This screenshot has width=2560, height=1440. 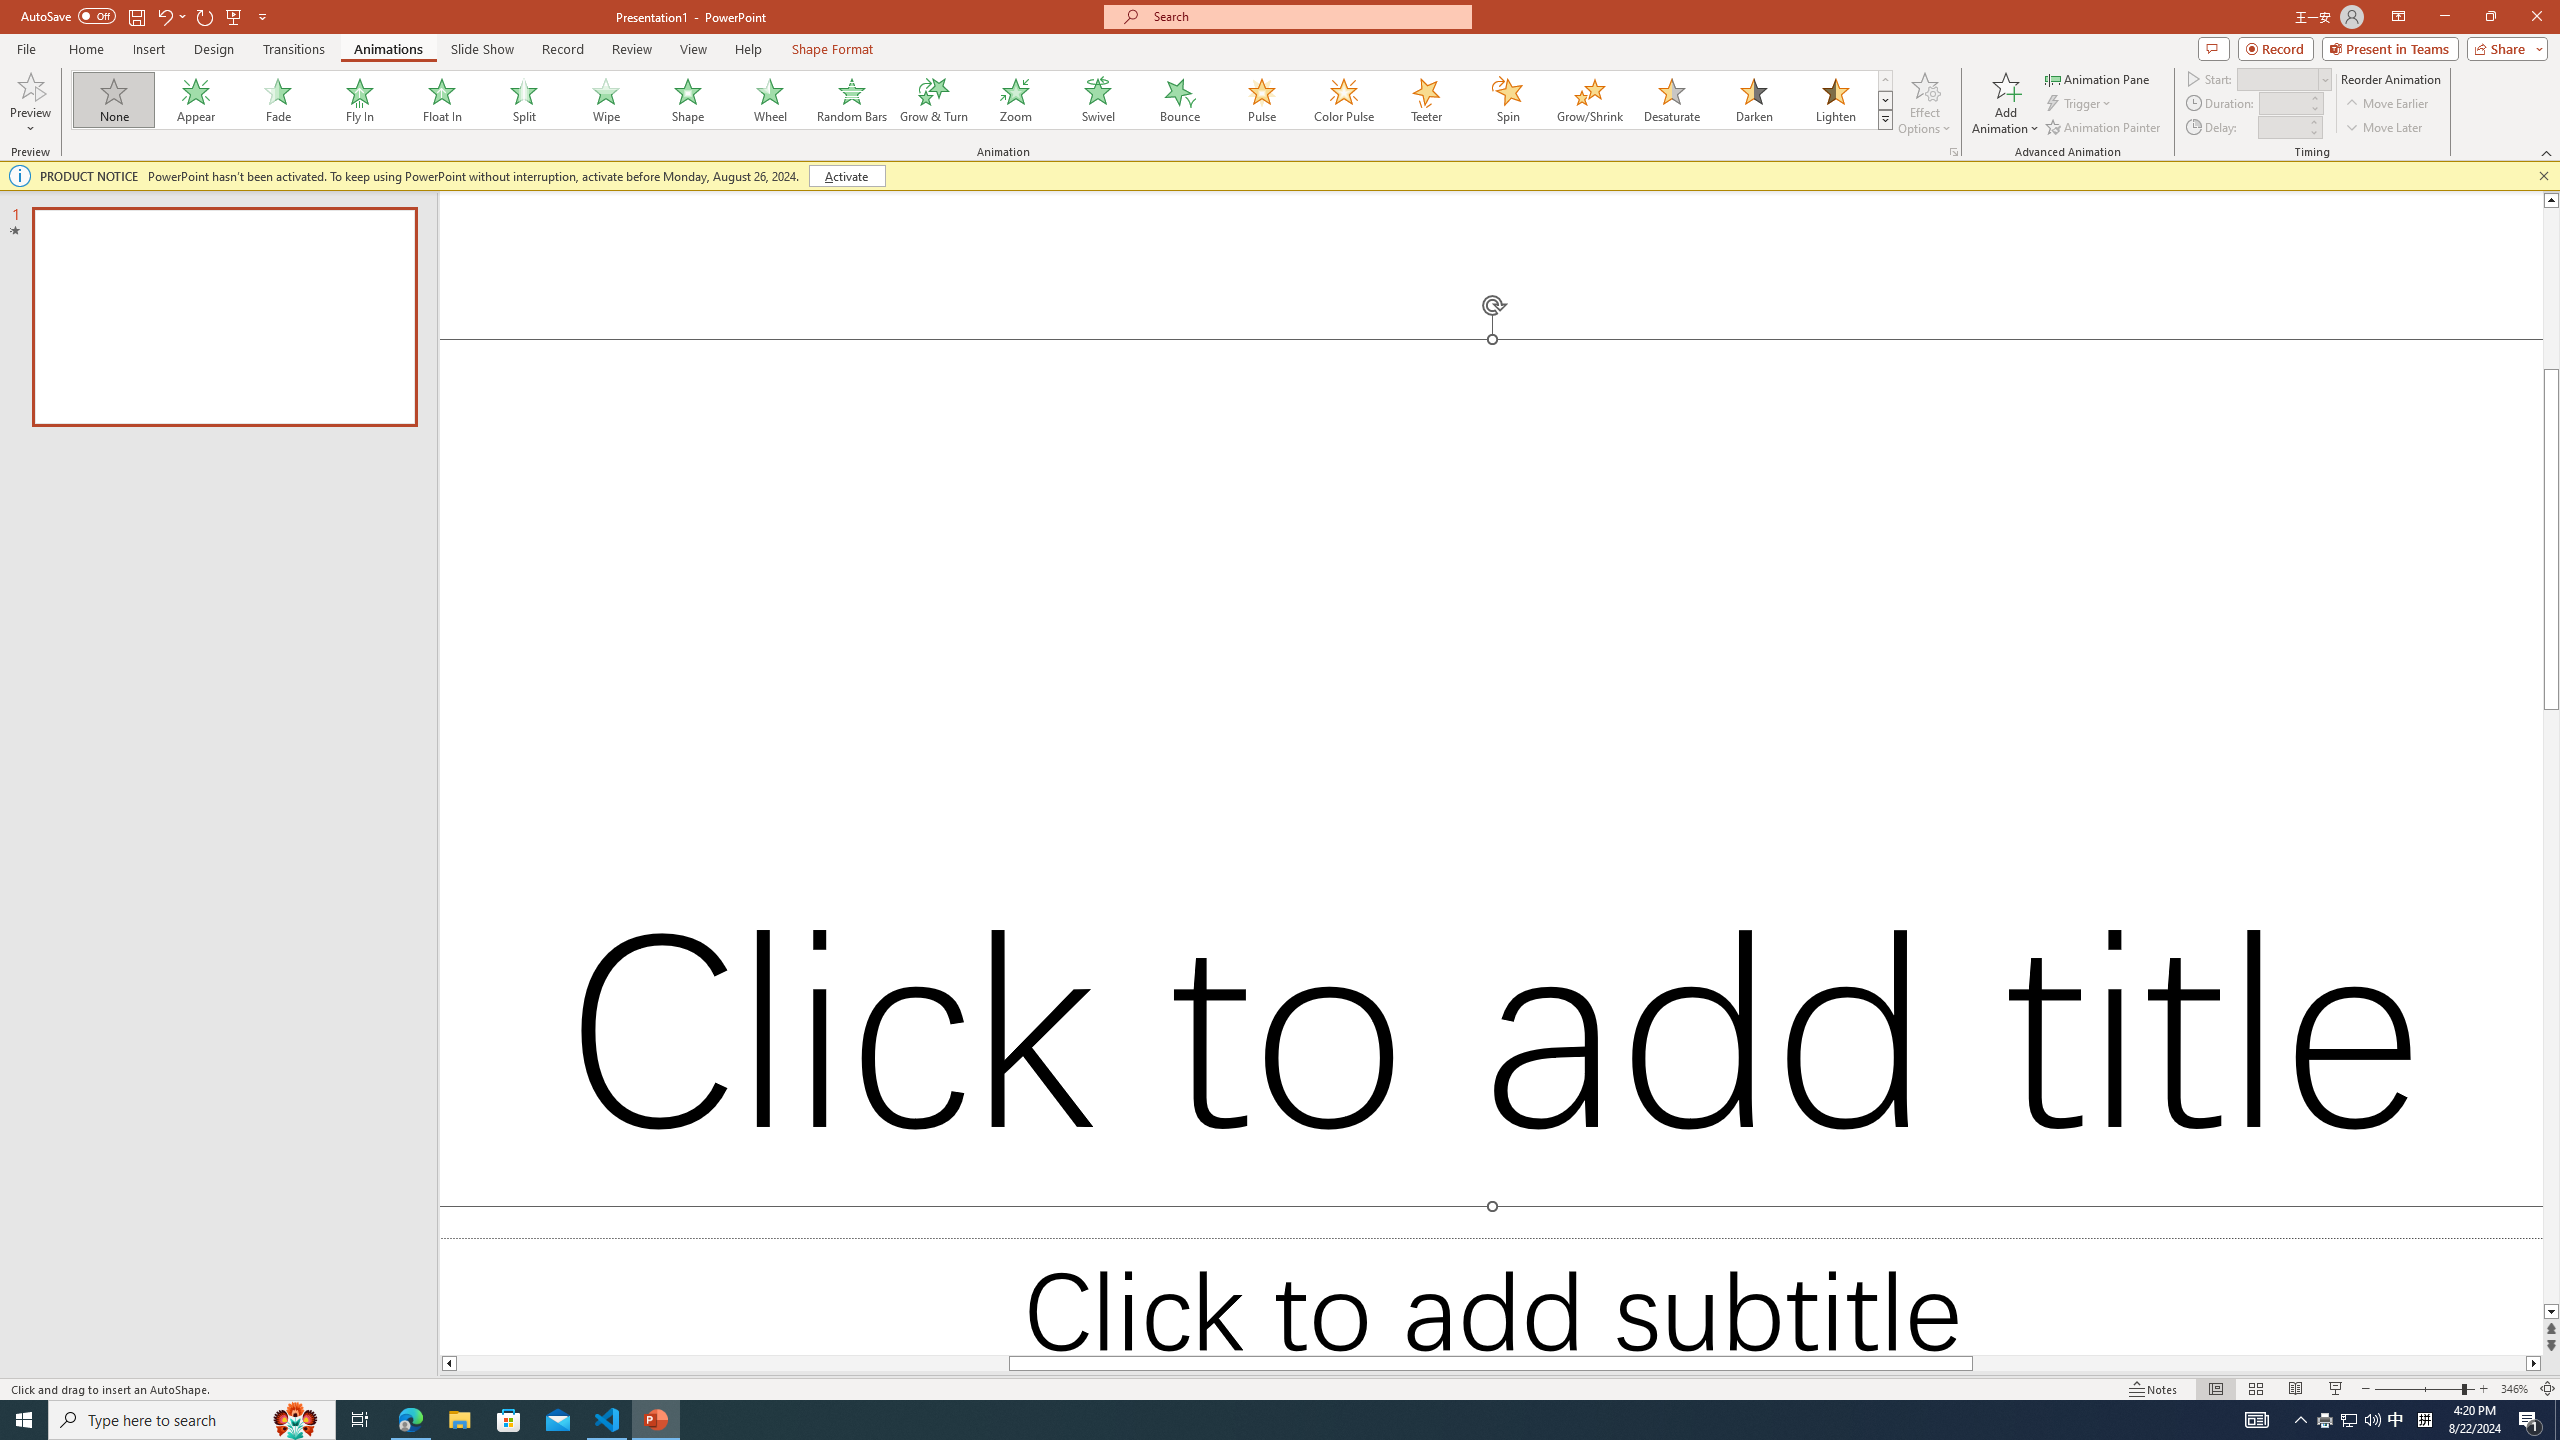 I want to click on 'Animation Styles', so click(x=1884, y=118).